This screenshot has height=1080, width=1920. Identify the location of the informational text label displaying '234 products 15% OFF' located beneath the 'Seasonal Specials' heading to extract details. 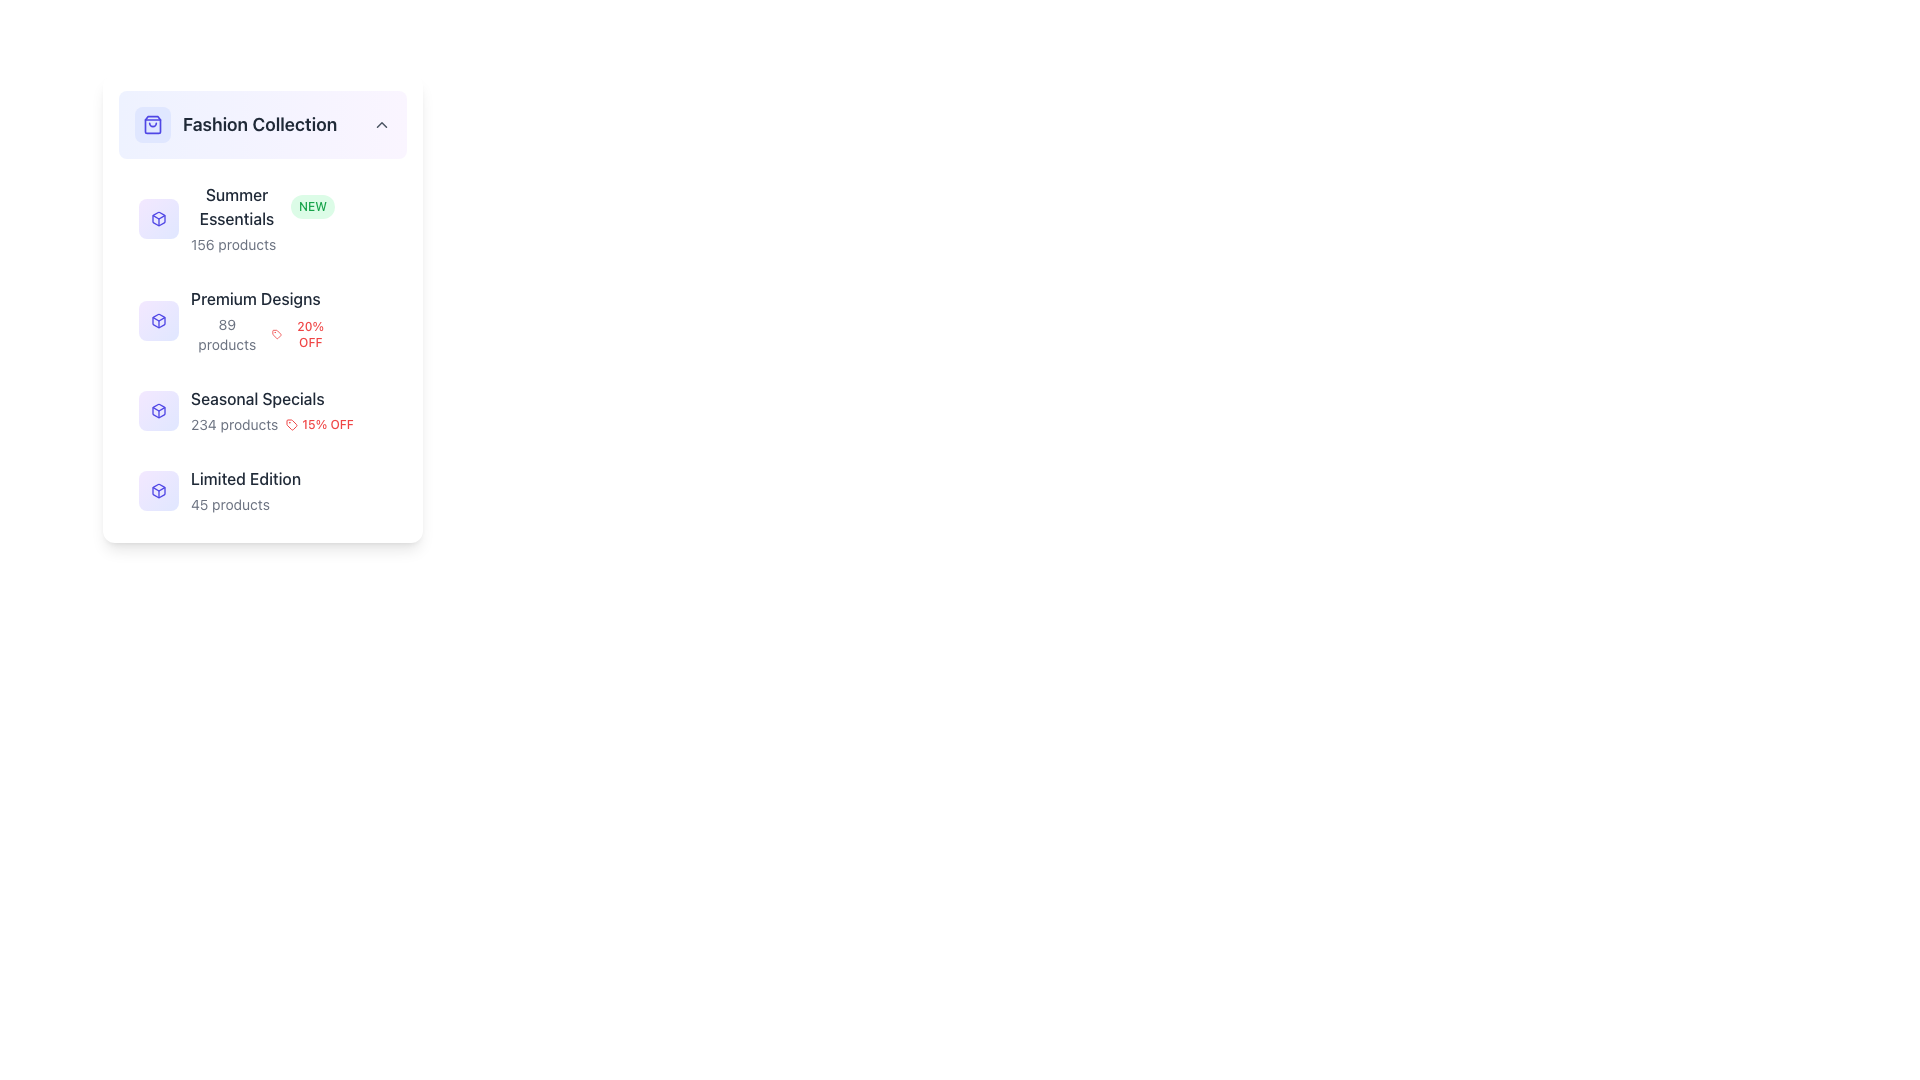
(278, 423).